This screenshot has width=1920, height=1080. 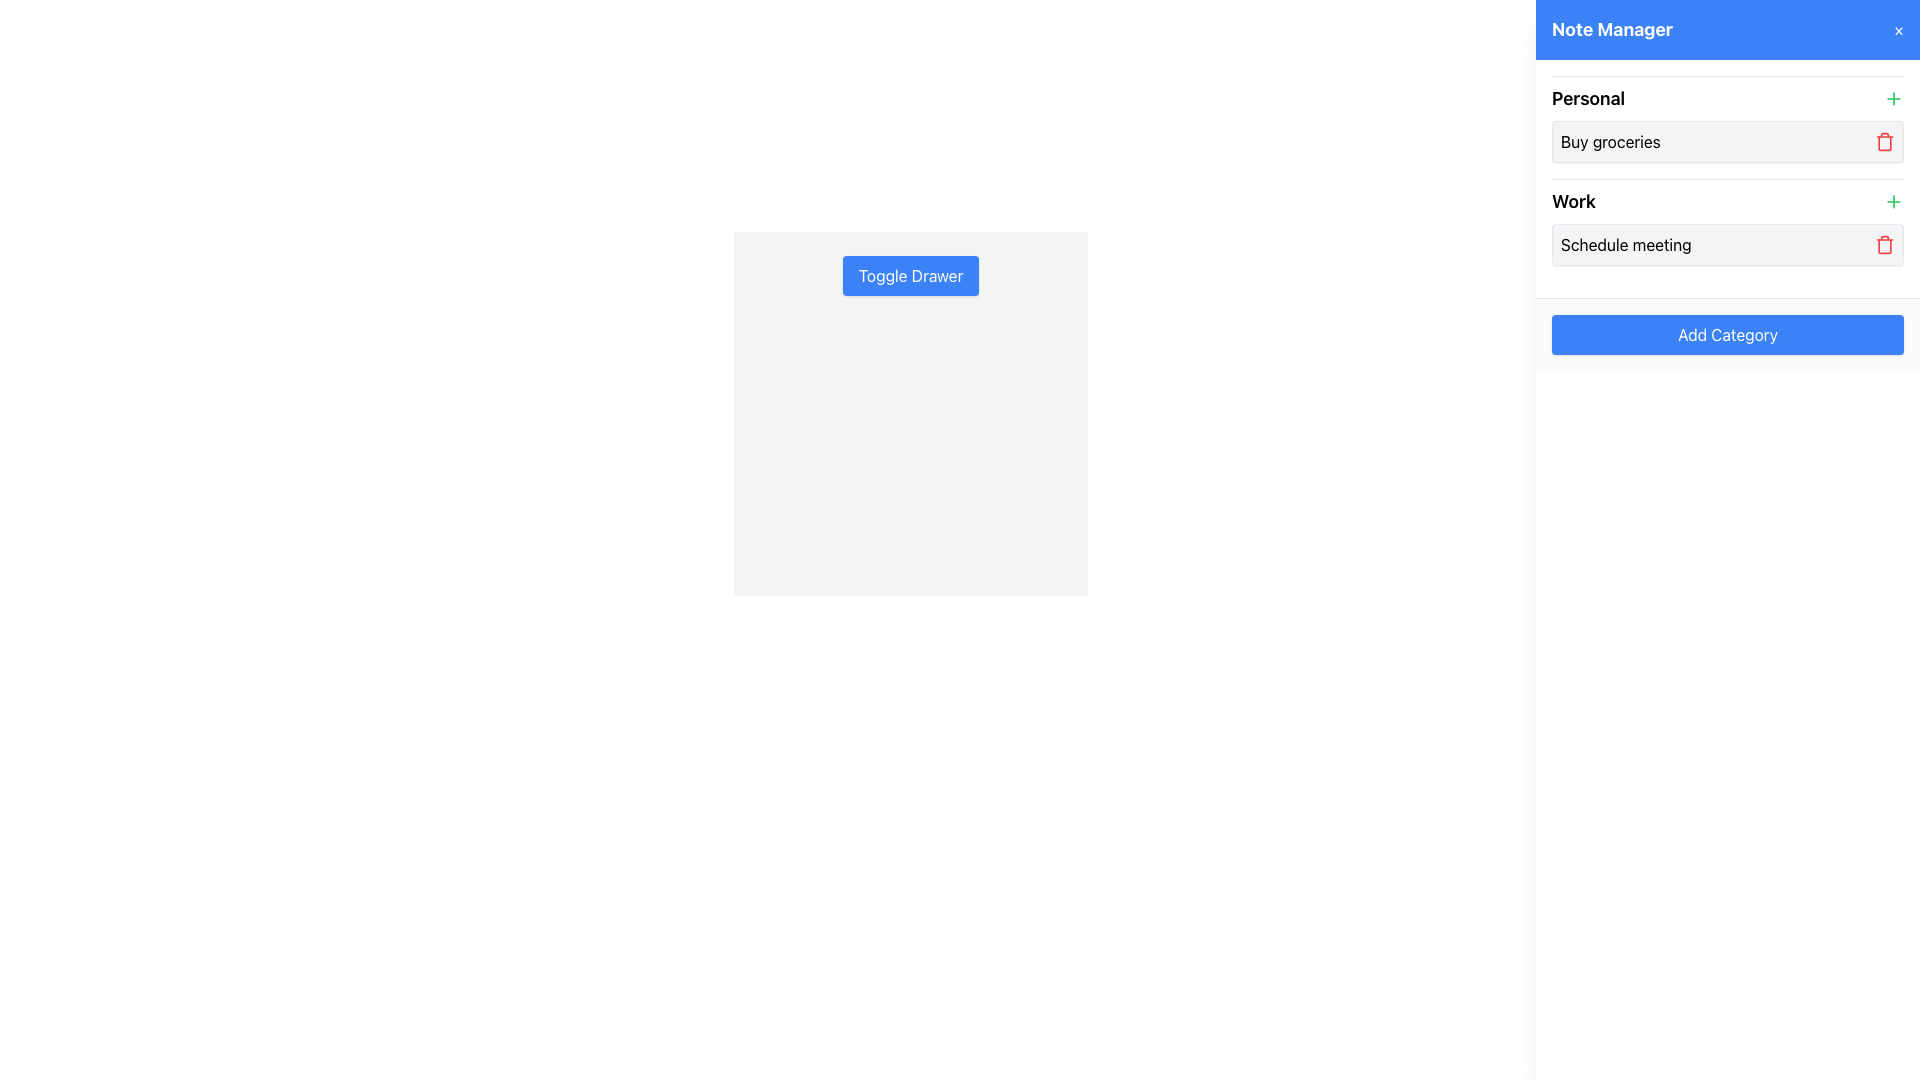 What do you see at coordinates (1884, 244) in the screenshot?
I see `the delete icon button located to the far right of the 'Schedule meeting' text` at bounding box center [1884, 244].